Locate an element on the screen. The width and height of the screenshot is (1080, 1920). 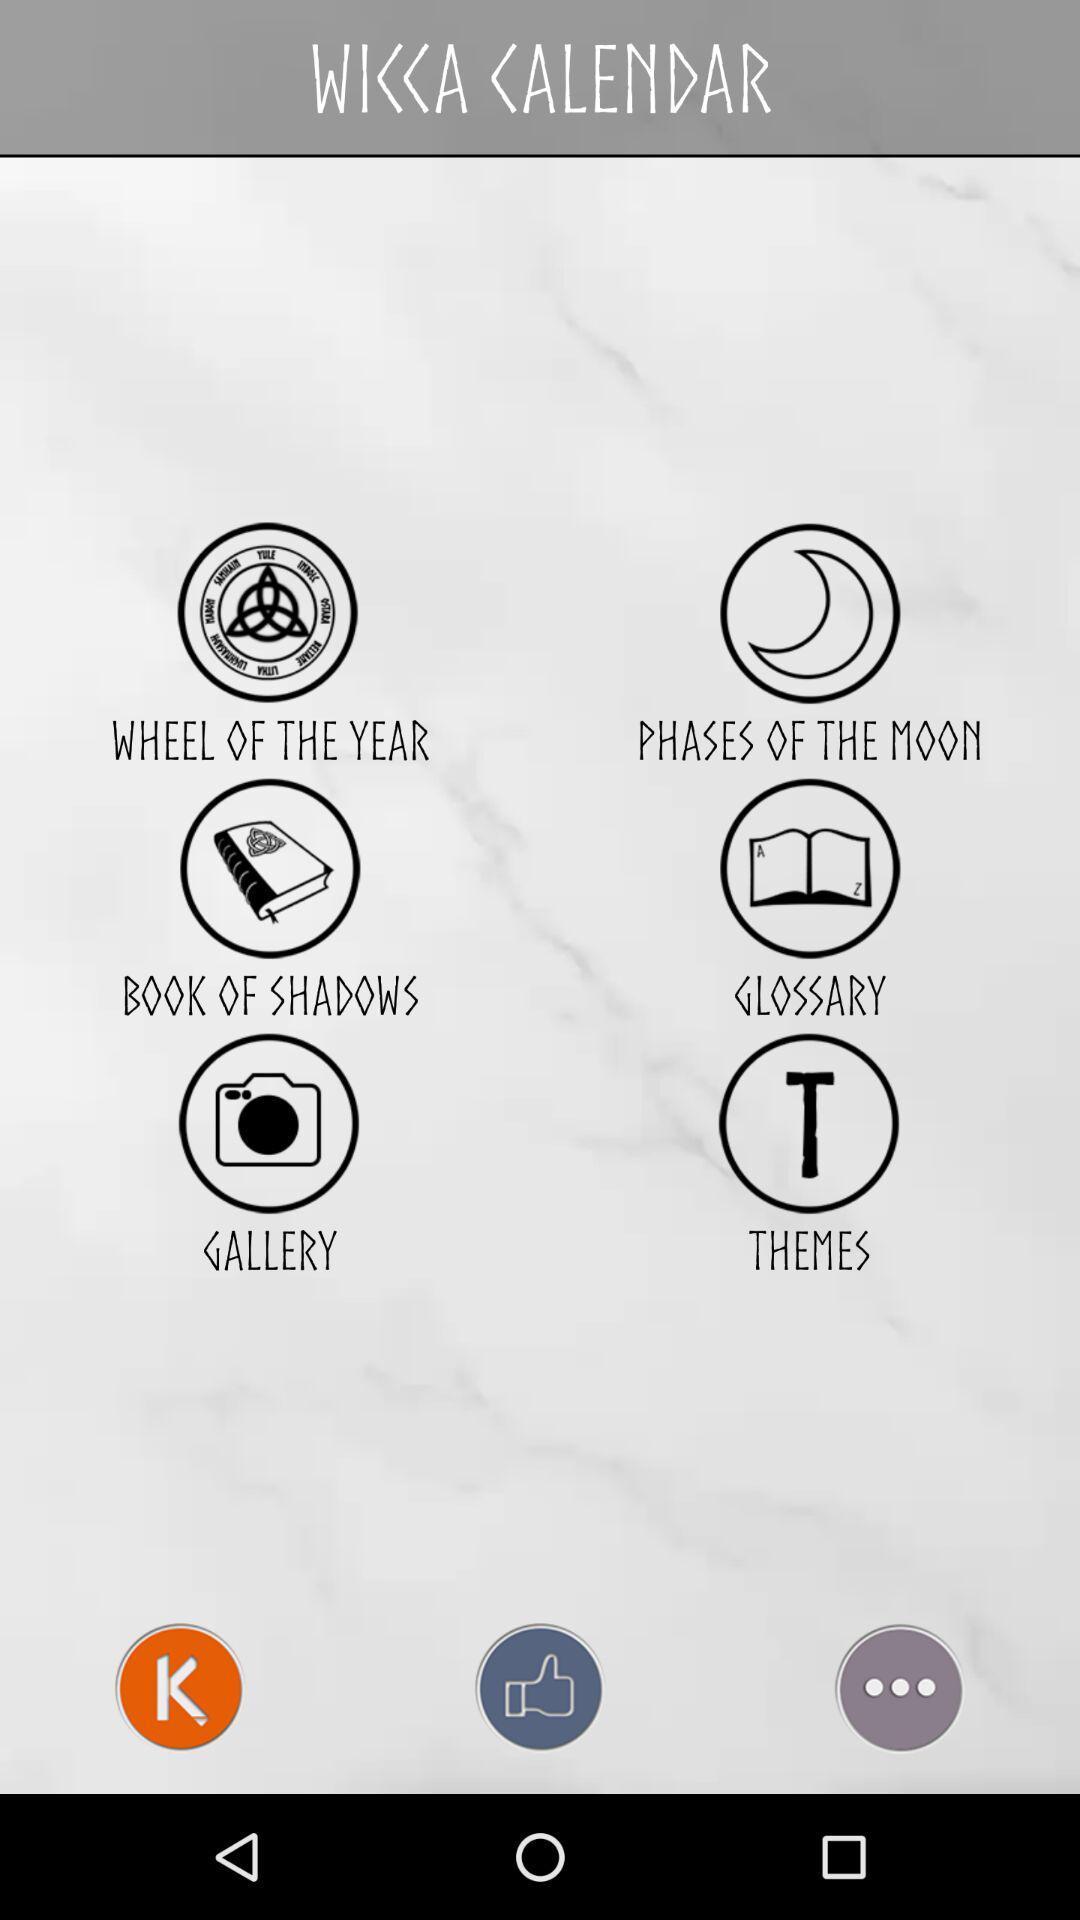
icon next to the wheel of the item is located at coordinates (808, 868).